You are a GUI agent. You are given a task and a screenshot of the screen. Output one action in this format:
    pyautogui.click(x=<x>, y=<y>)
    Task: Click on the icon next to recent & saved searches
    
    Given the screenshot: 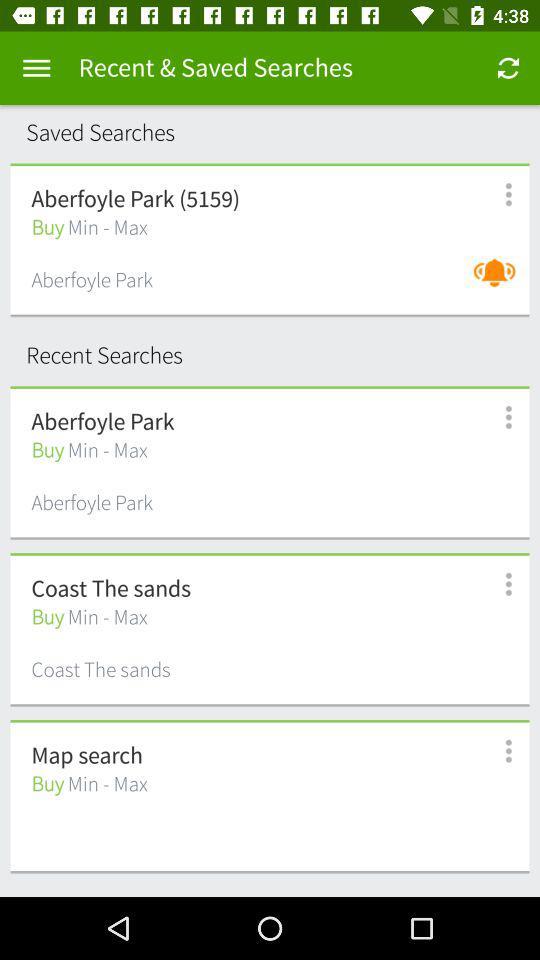 What is the action you would take?
    pyautogui.click(x=508, y=68)
    